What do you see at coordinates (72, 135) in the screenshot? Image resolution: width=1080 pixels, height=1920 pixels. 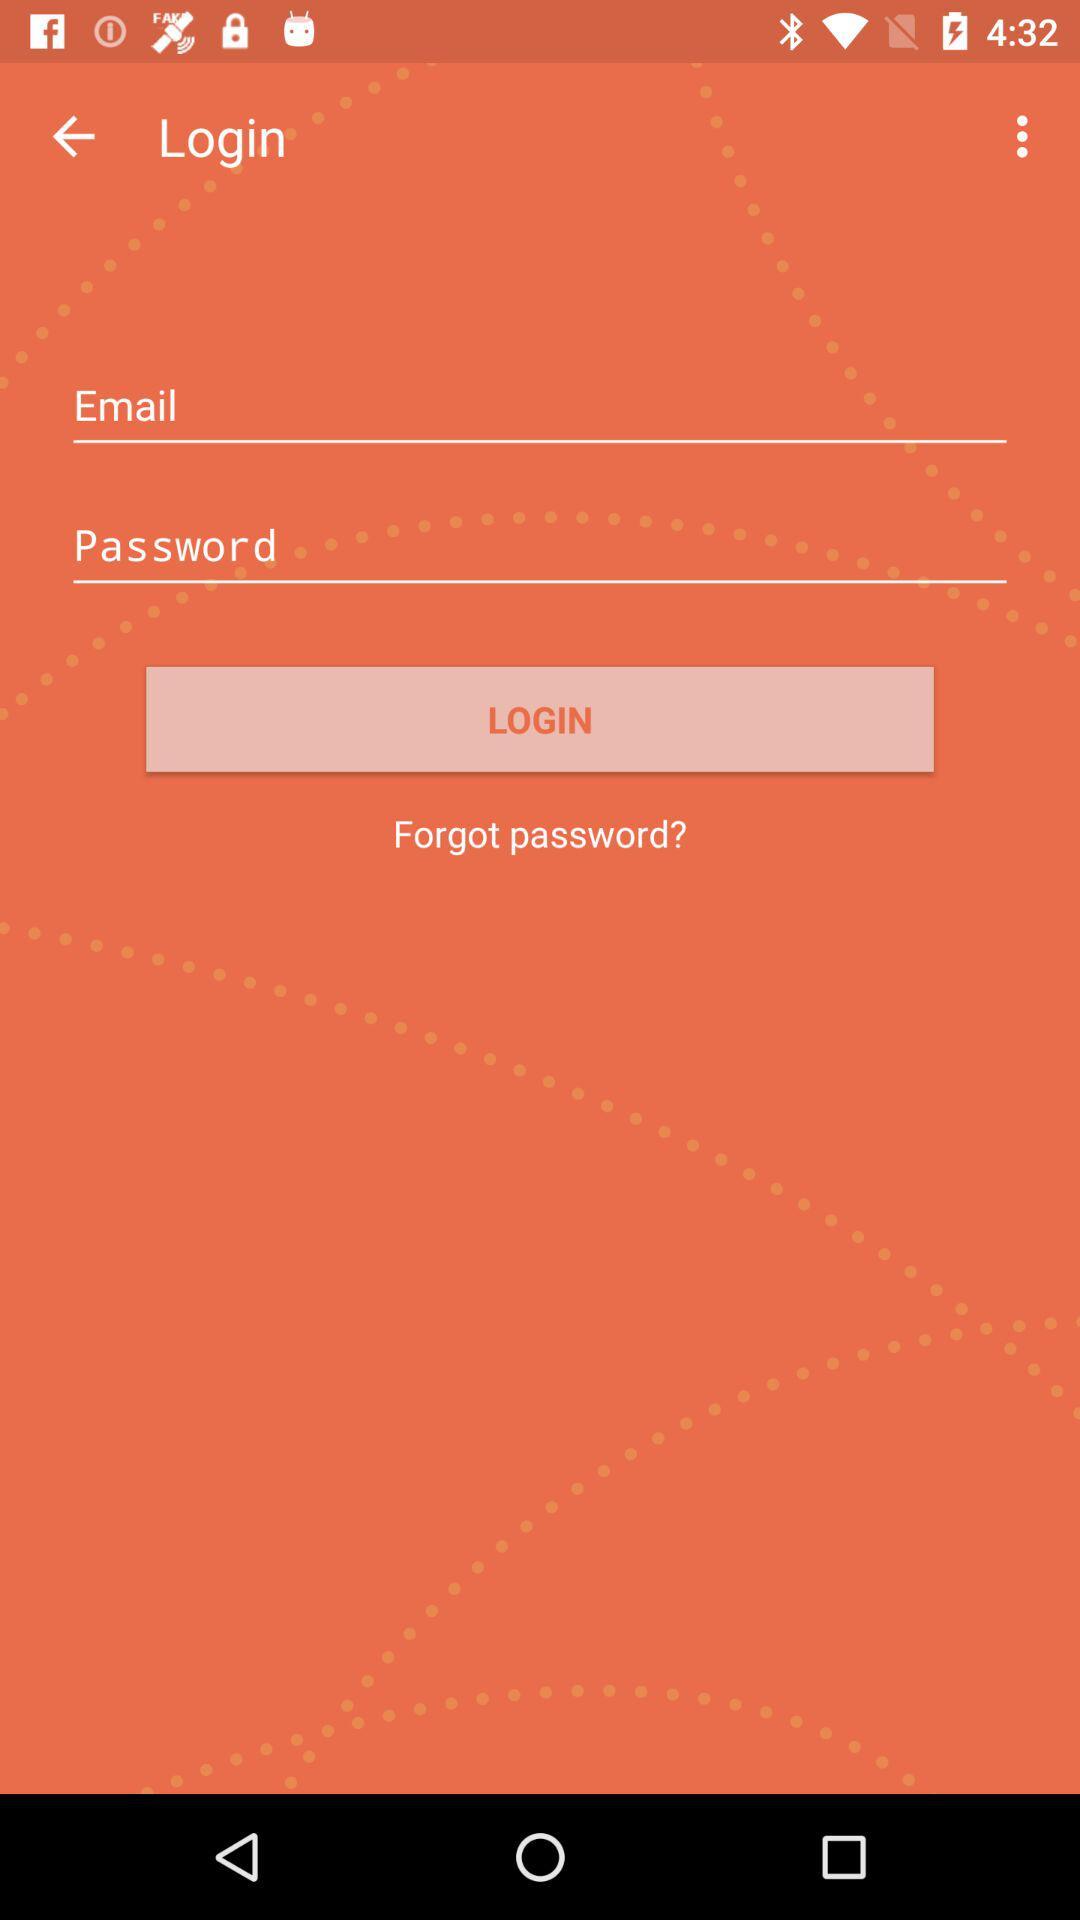 I see `go back` at bounding box center [72, 135].